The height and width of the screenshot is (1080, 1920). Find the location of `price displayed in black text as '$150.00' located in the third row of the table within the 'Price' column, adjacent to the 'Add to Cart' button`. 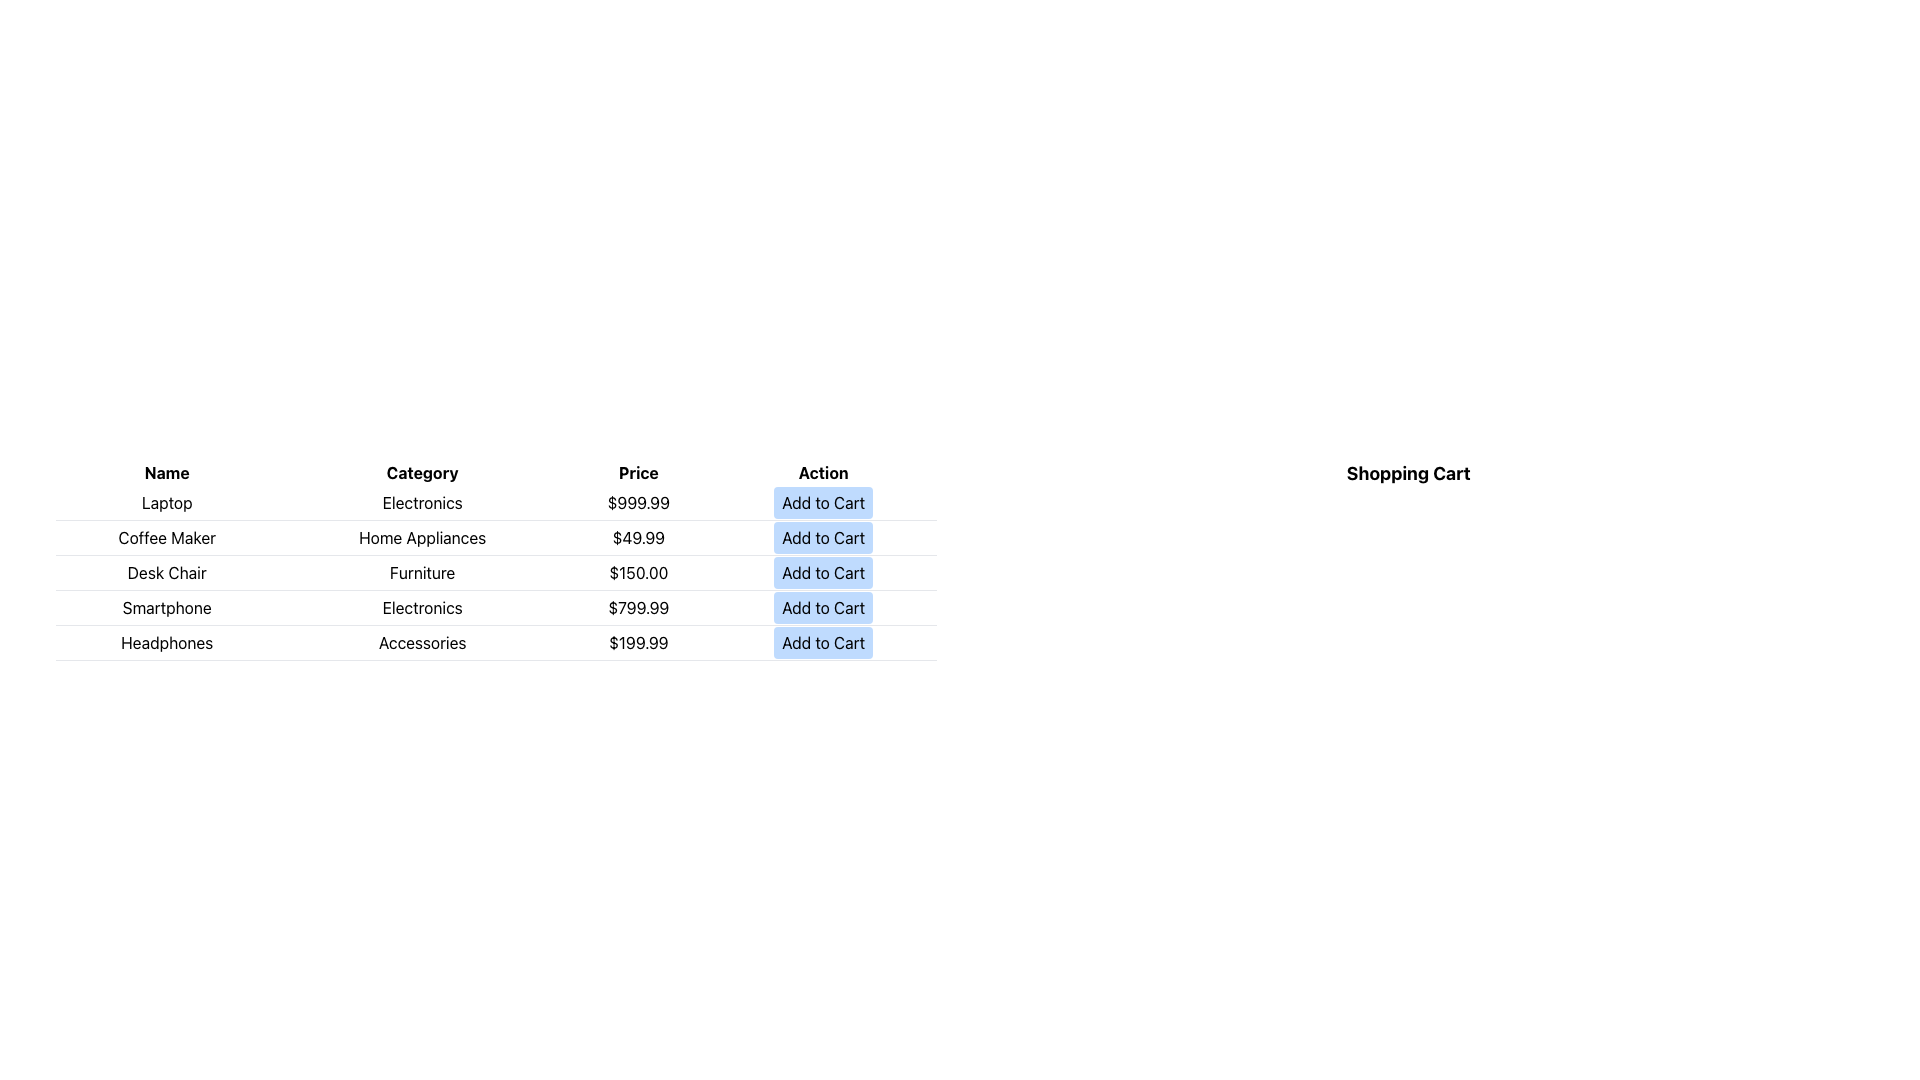

price displayed in black text as '$150.00' located in the third row of the table within the 'Price' column, adjacent to the 'Add to Cart' button is located at coordinates (637, 573).